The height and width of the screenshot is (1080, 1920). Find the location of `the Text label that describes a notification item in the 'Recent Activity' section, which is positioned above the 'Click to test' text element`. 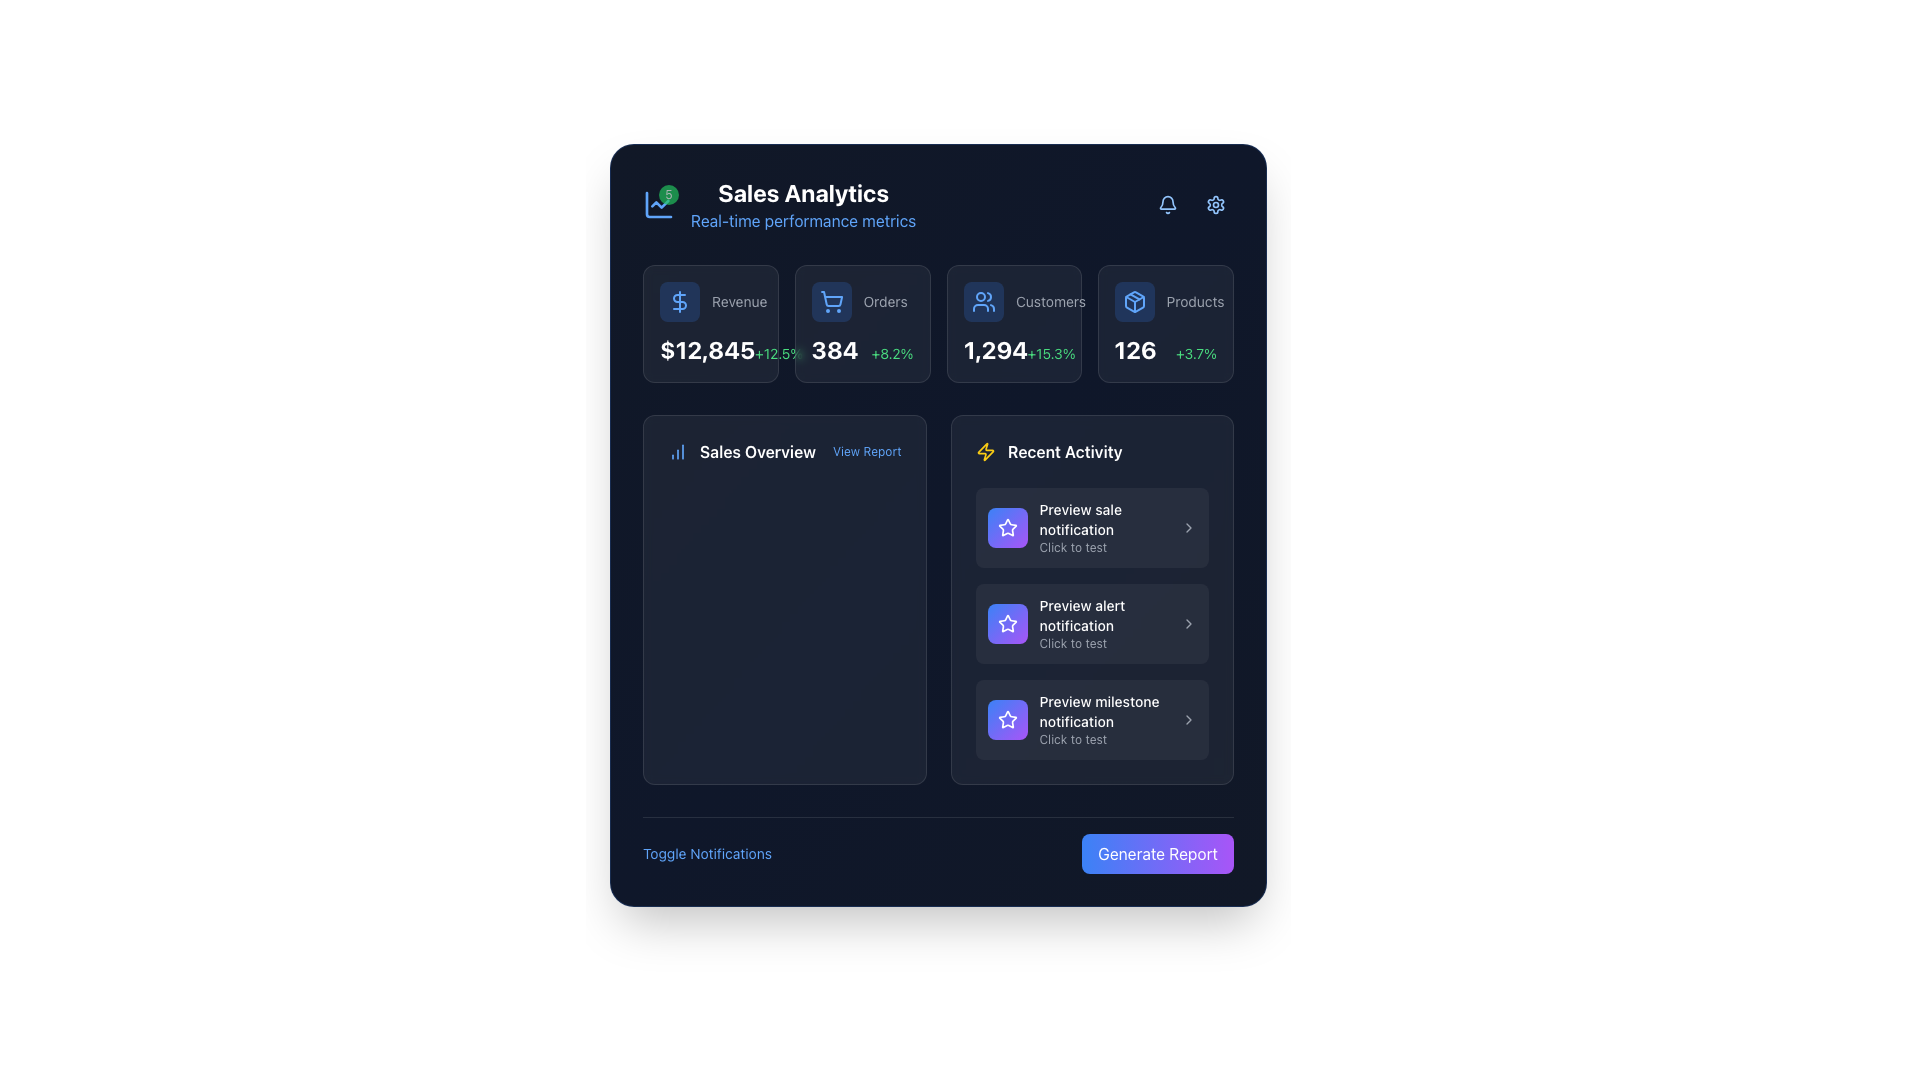

the Text label that describes a notification item in the 'Recent Activity' section, which is positioned above the 'Click to test' text element is located at coordinates (1103, 519).